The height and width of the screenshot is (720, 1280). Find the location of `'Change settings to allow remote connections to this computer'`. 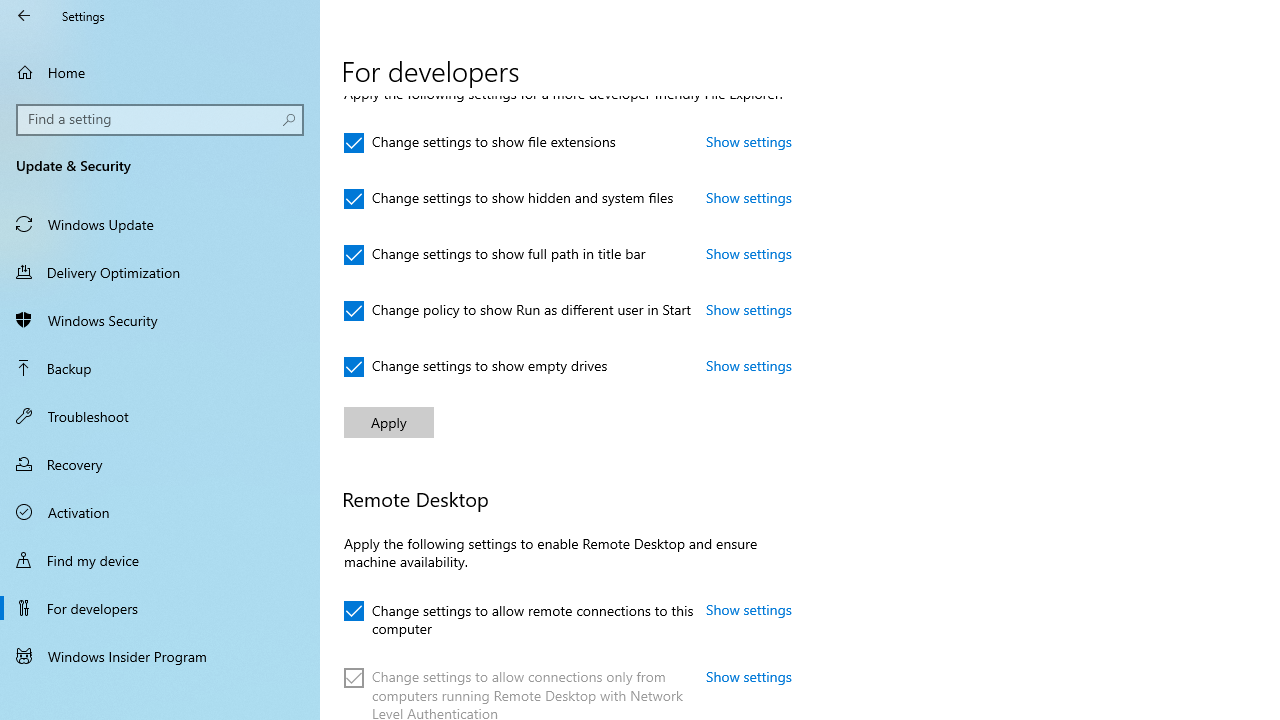

'Change settings to allow remote connections to this computer' is located at coordinates (519, 615).